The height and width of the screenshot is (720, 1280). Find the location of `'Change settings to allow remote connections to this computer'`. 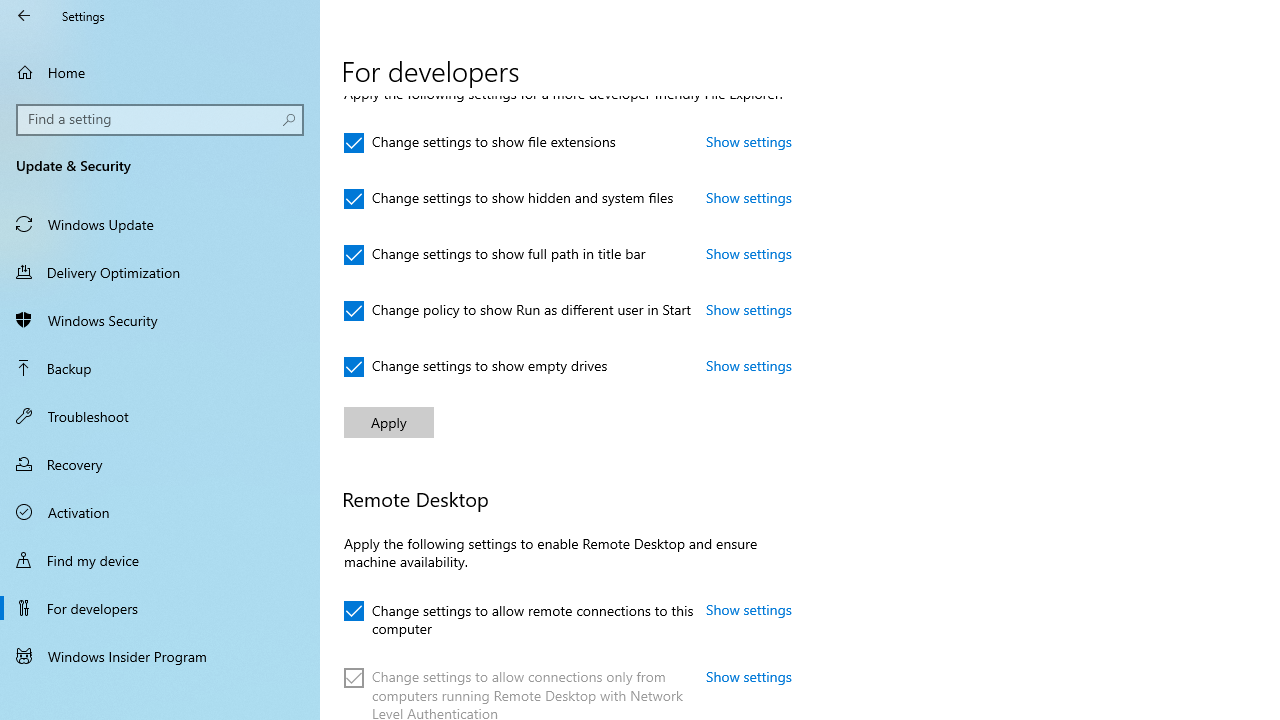

'Change settings to allow remote connections to this computer' is located at coordinates (519, 615).